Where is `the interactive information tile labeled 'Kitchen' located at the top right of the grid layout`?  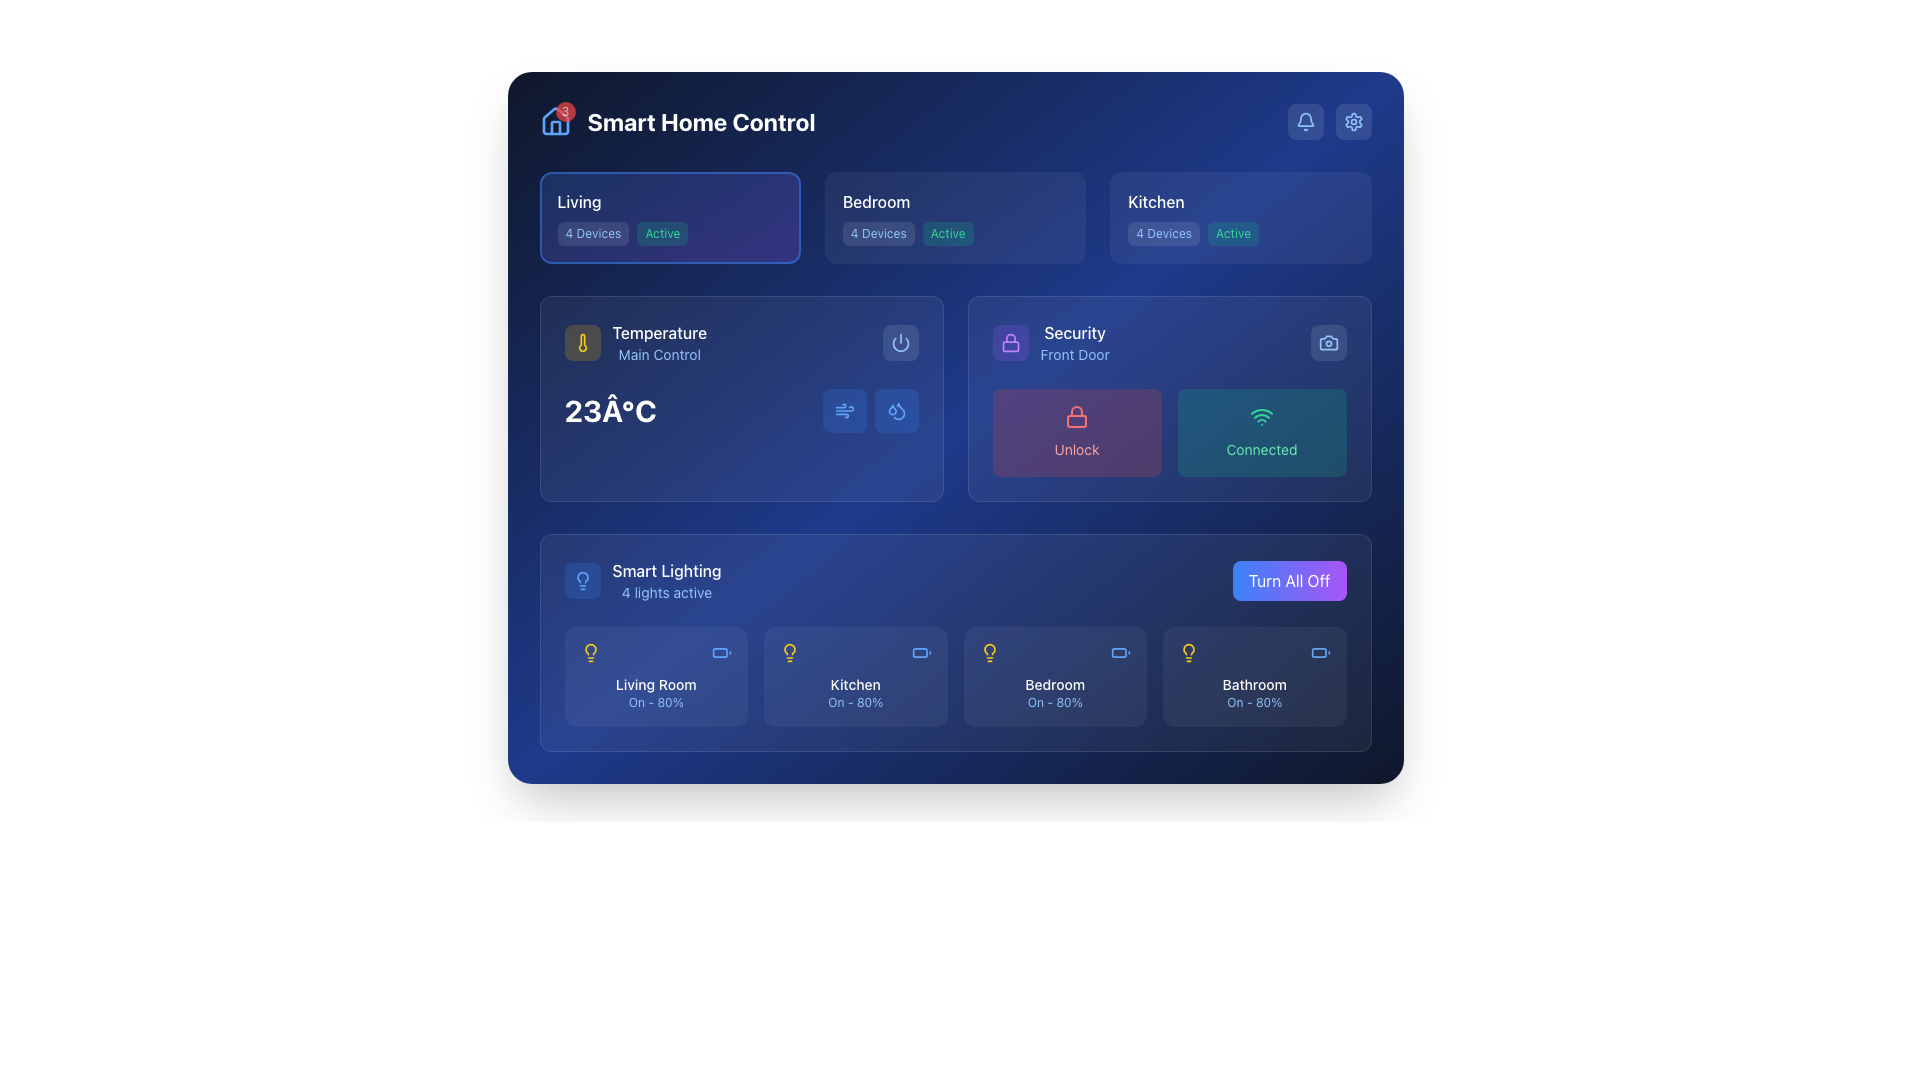
the interactive information tile labeled 'Kitchen' located at the top right of the grid layout is located at coordinates (1239, 218).